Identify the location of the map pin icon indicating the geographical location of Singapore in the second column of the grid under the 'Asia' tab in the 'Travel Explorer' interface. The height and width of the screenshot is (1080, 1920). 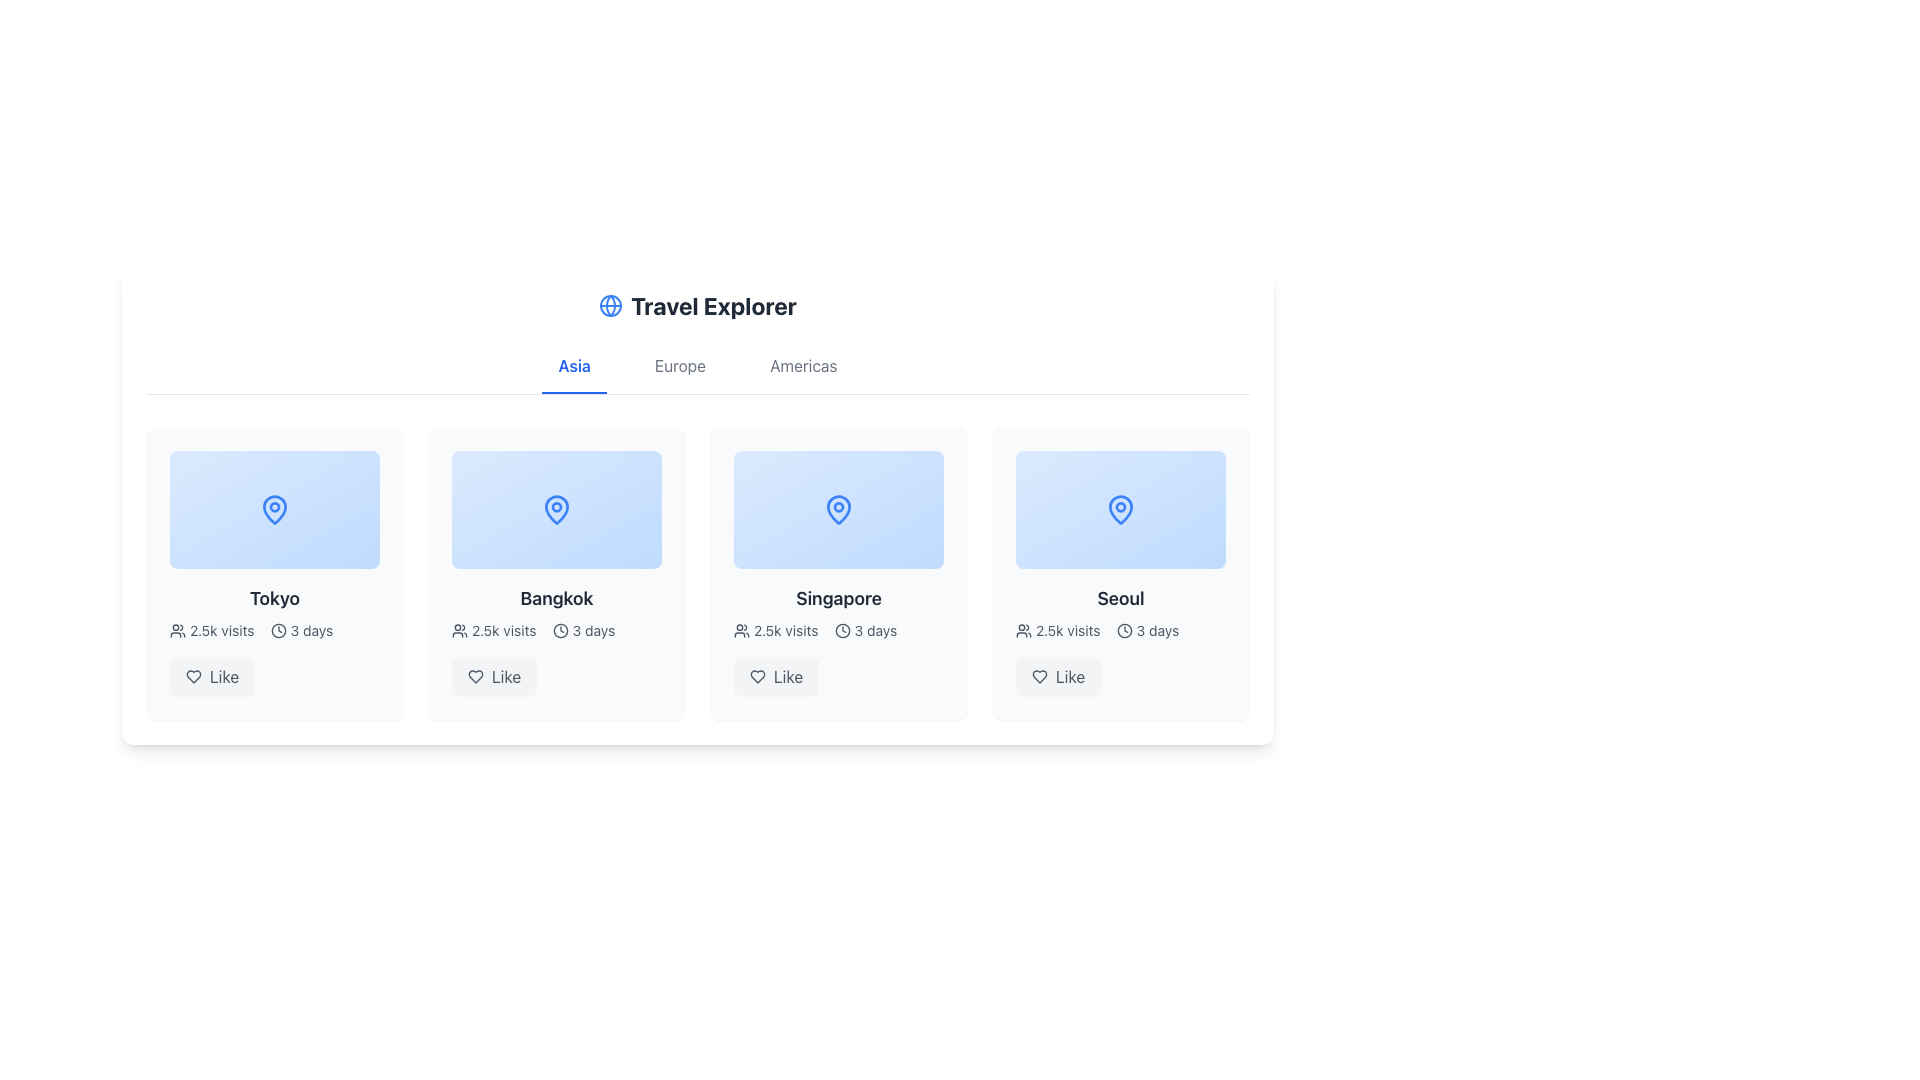
(839, 508).